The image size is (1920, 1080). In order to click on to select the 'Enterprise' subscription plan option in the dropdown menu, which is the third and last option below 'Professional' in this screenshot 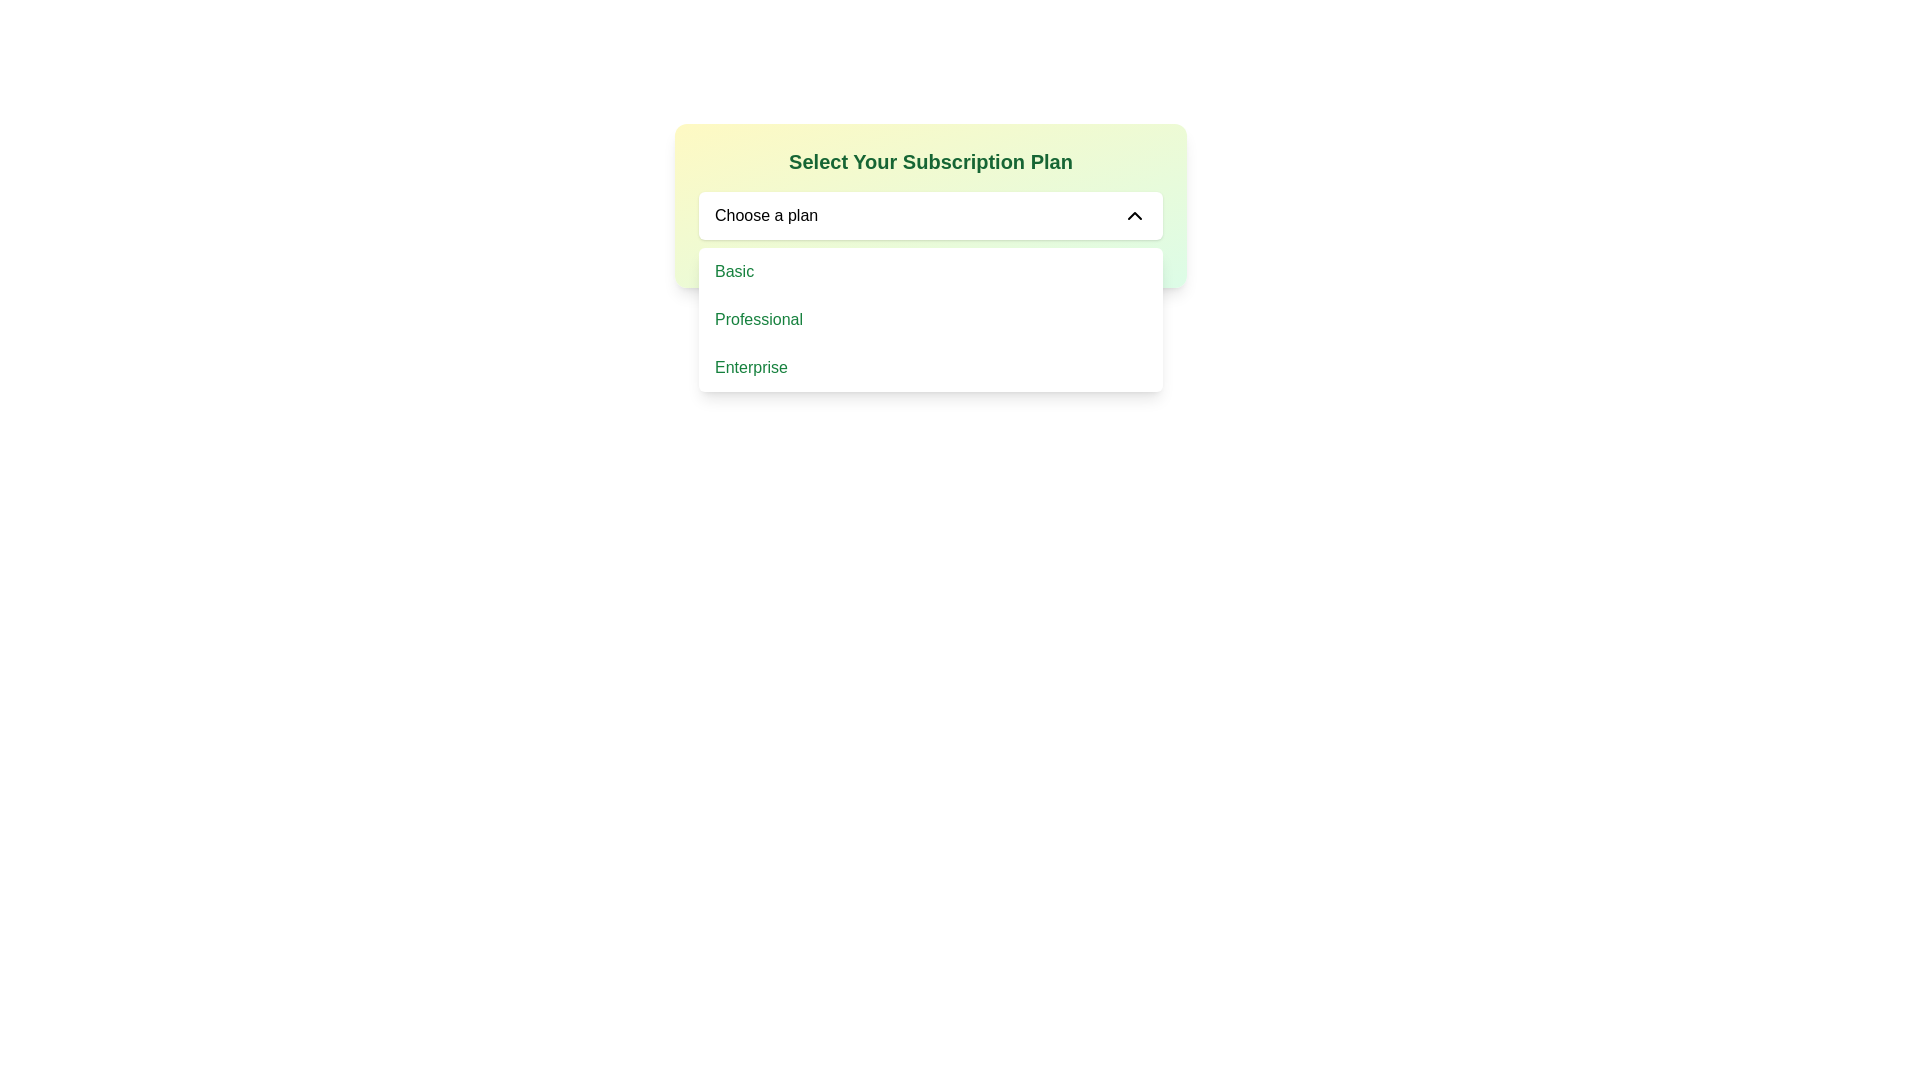, I will do `click(930, 367)`.